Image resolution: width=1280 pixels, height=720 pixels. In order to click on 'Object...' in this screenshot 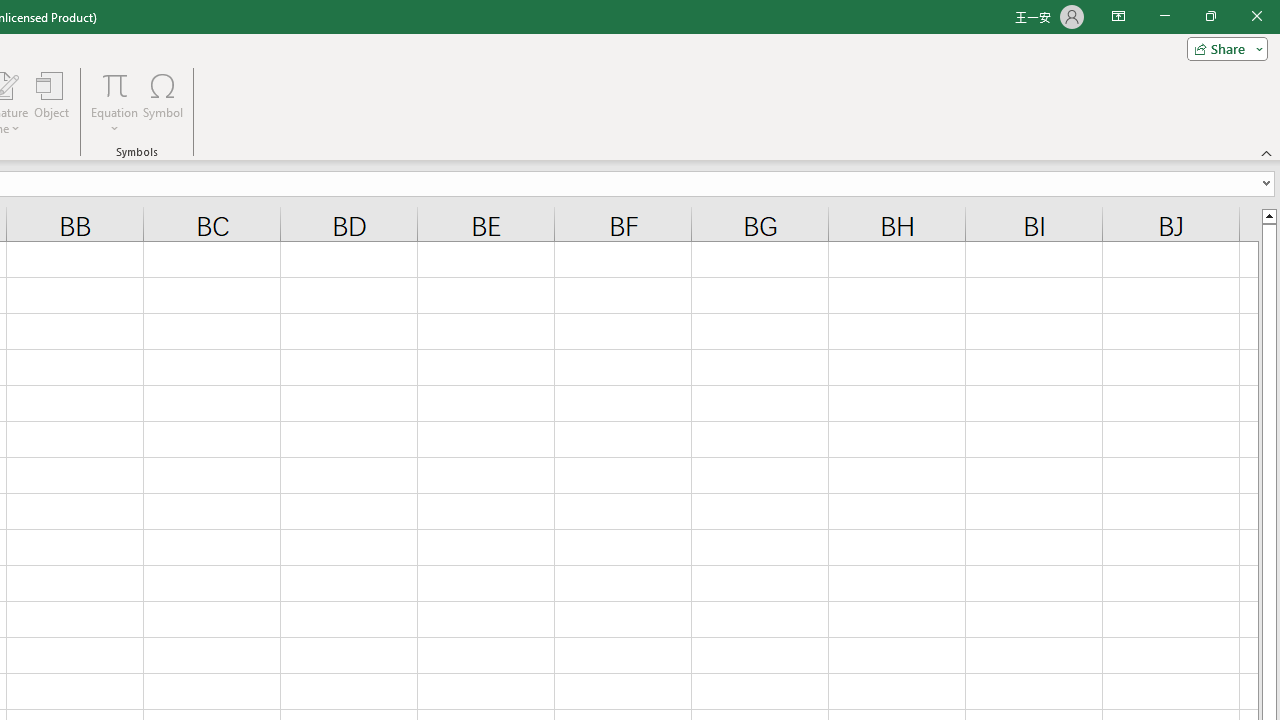, I will do `click(51, 103)`.